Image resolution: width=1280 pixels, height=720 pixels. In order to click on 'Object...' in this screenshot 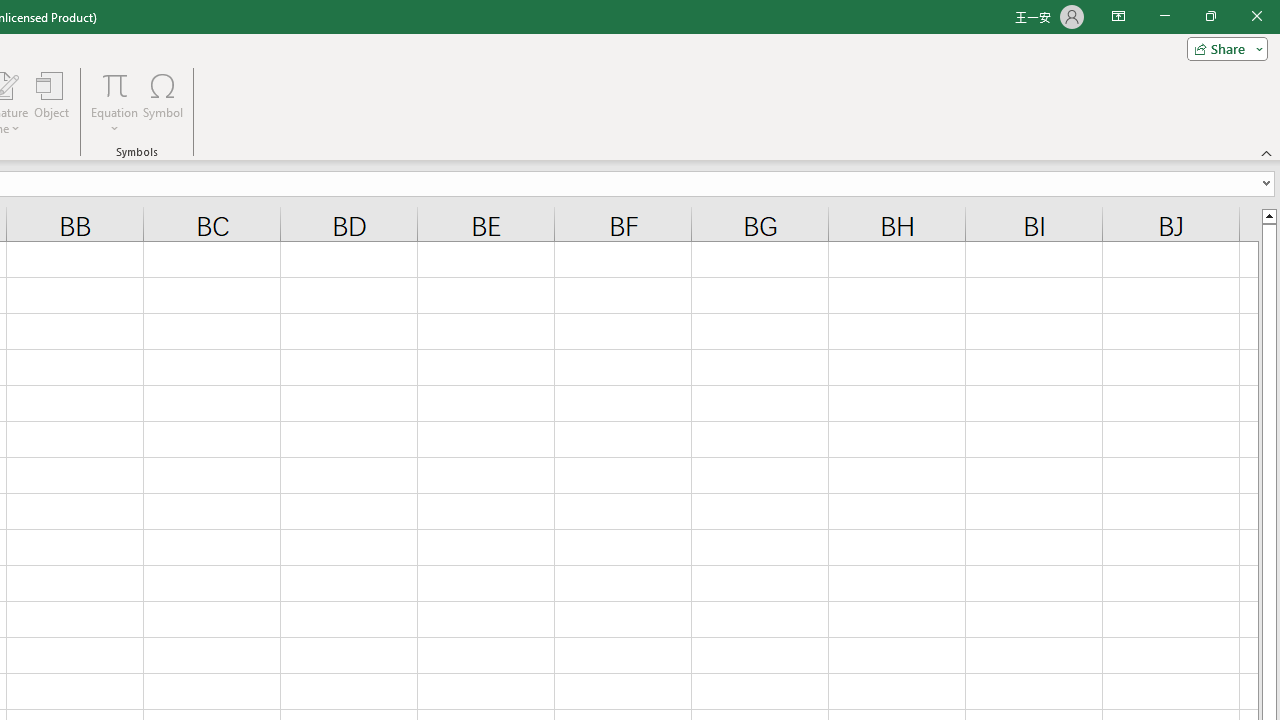, I will do `click(51, 103)`.